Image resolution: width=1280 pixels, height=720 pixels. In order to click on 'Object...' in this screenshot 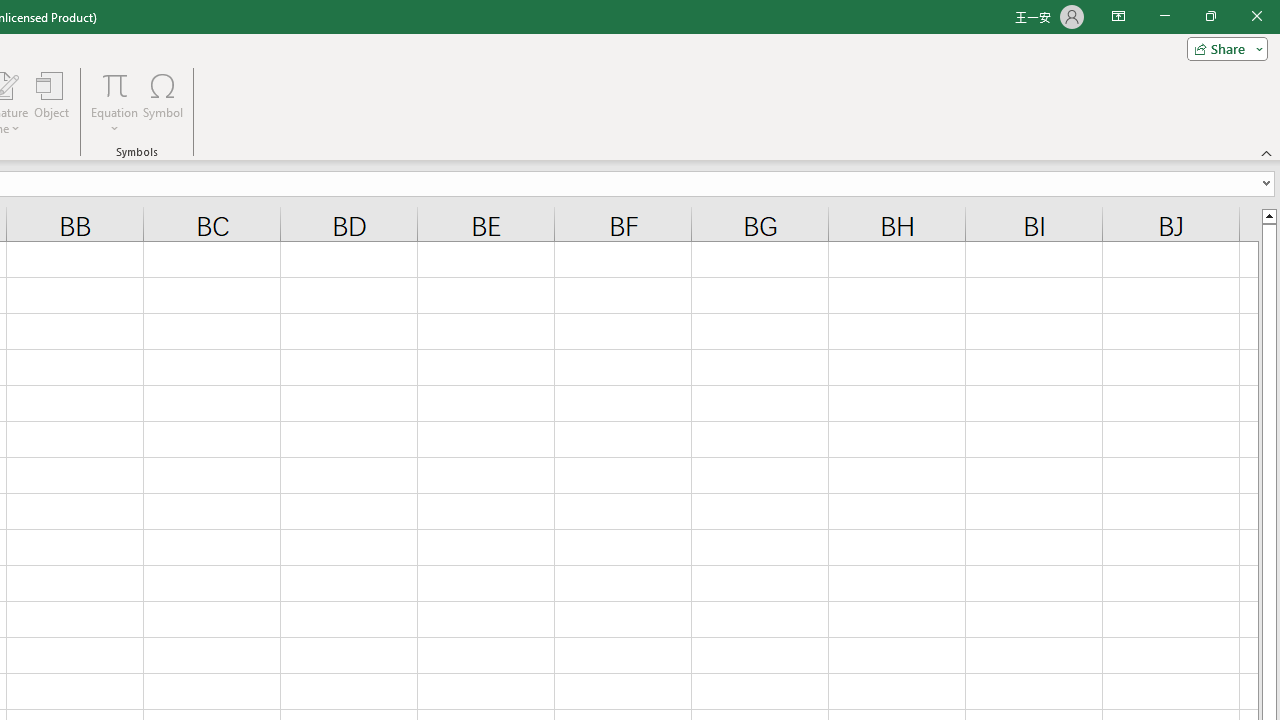, I will do `click(51, 103)`.